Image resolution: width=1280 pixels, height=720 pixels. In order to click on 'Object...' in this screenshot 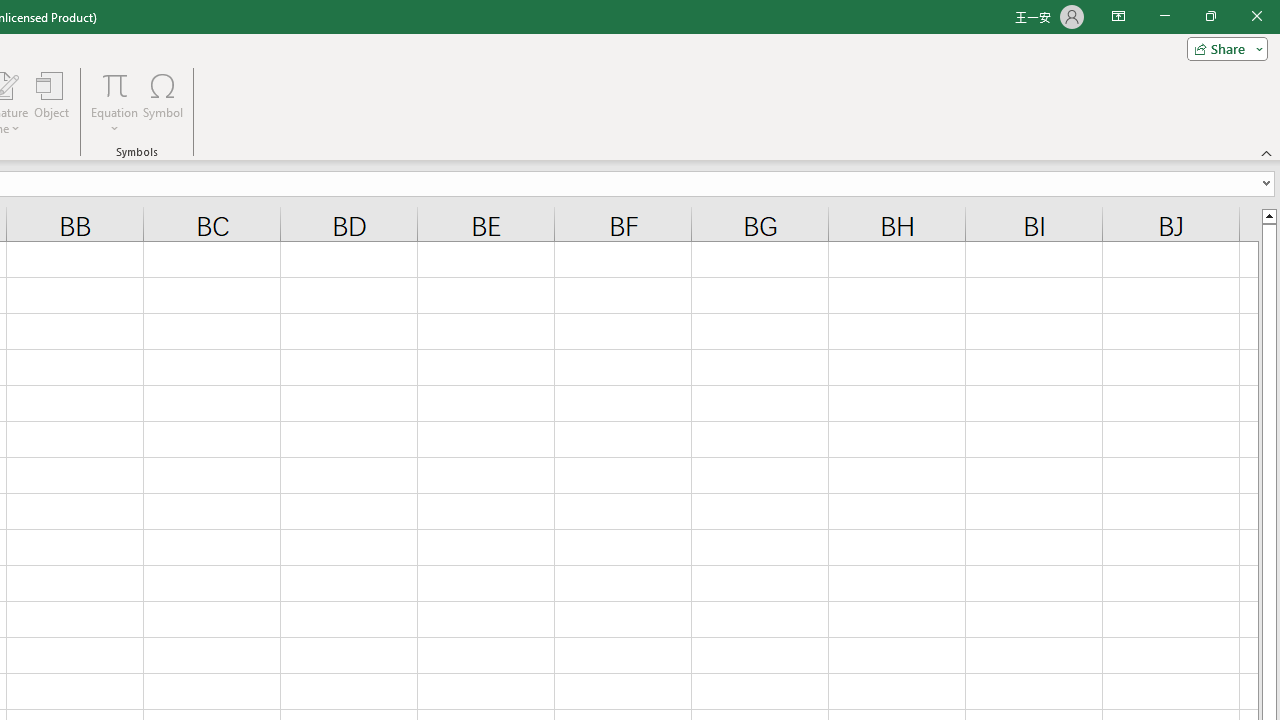, I will do `click(51, 103)`.